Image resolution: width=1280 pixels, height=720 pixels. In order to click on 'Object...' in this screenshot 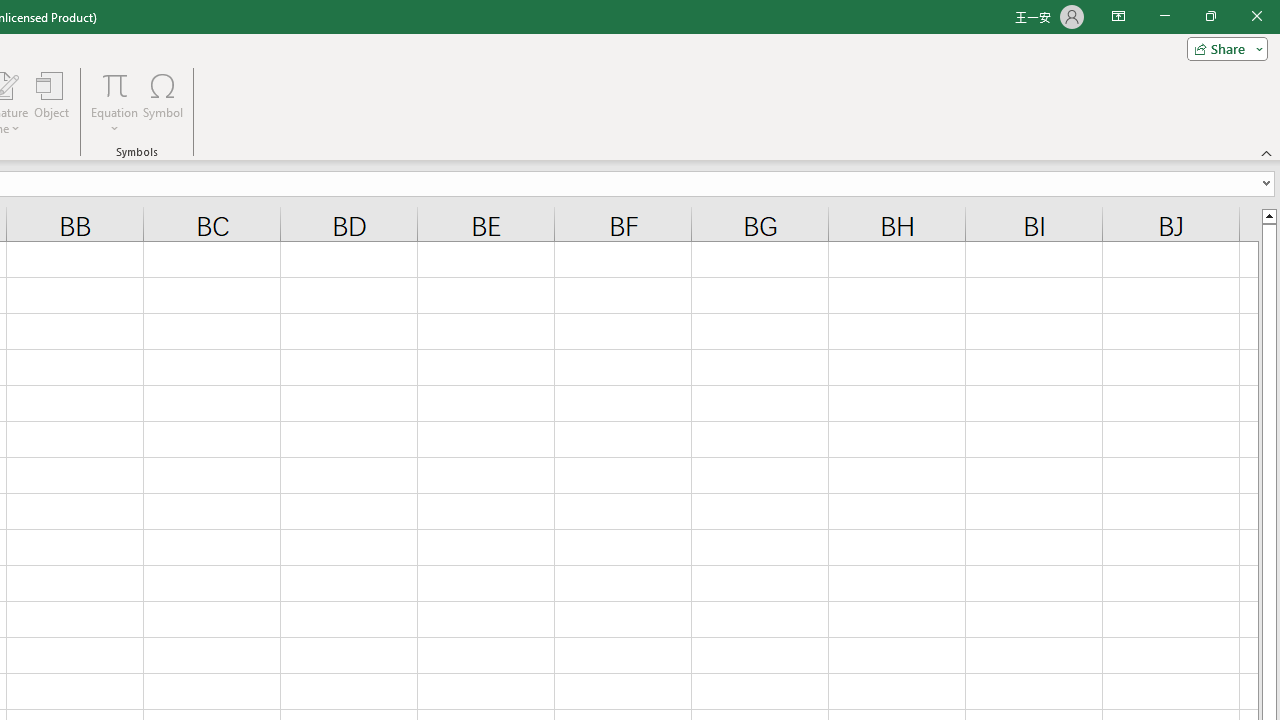, I will do `click(51, 103)`.